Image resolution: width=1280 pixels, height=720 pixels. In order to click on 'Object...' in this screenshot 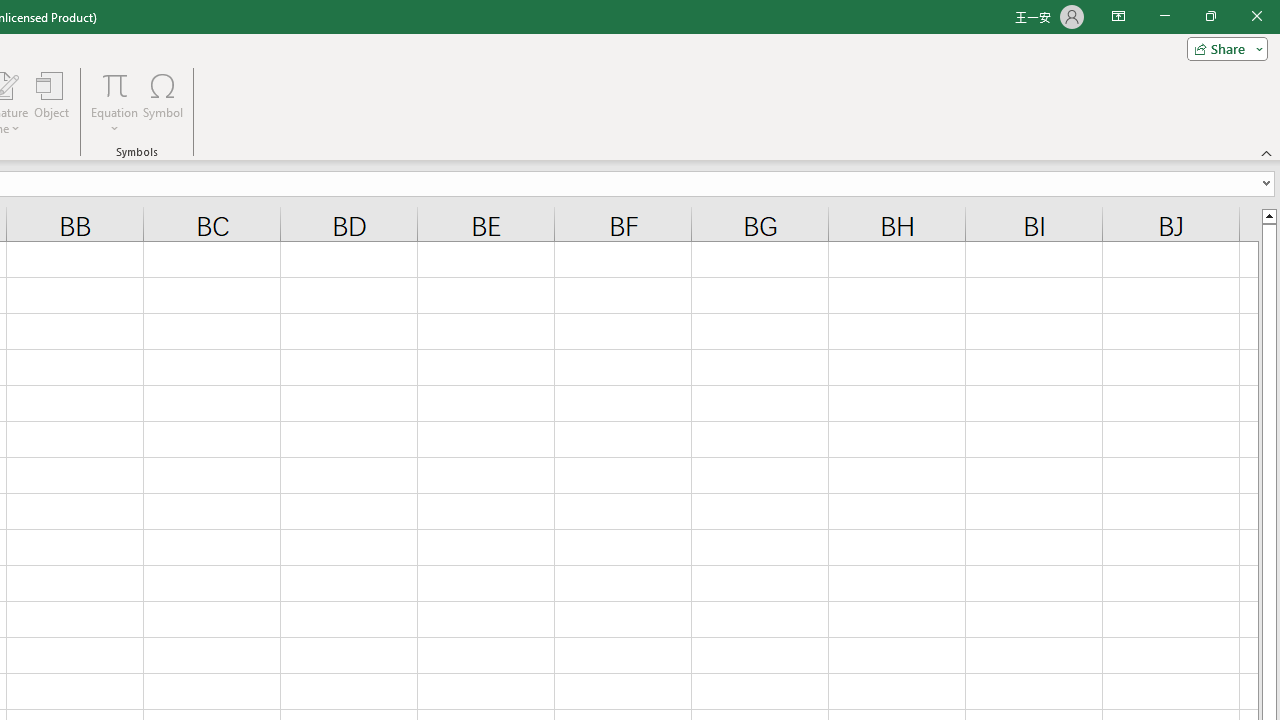, I will do `click(51, 103)`.